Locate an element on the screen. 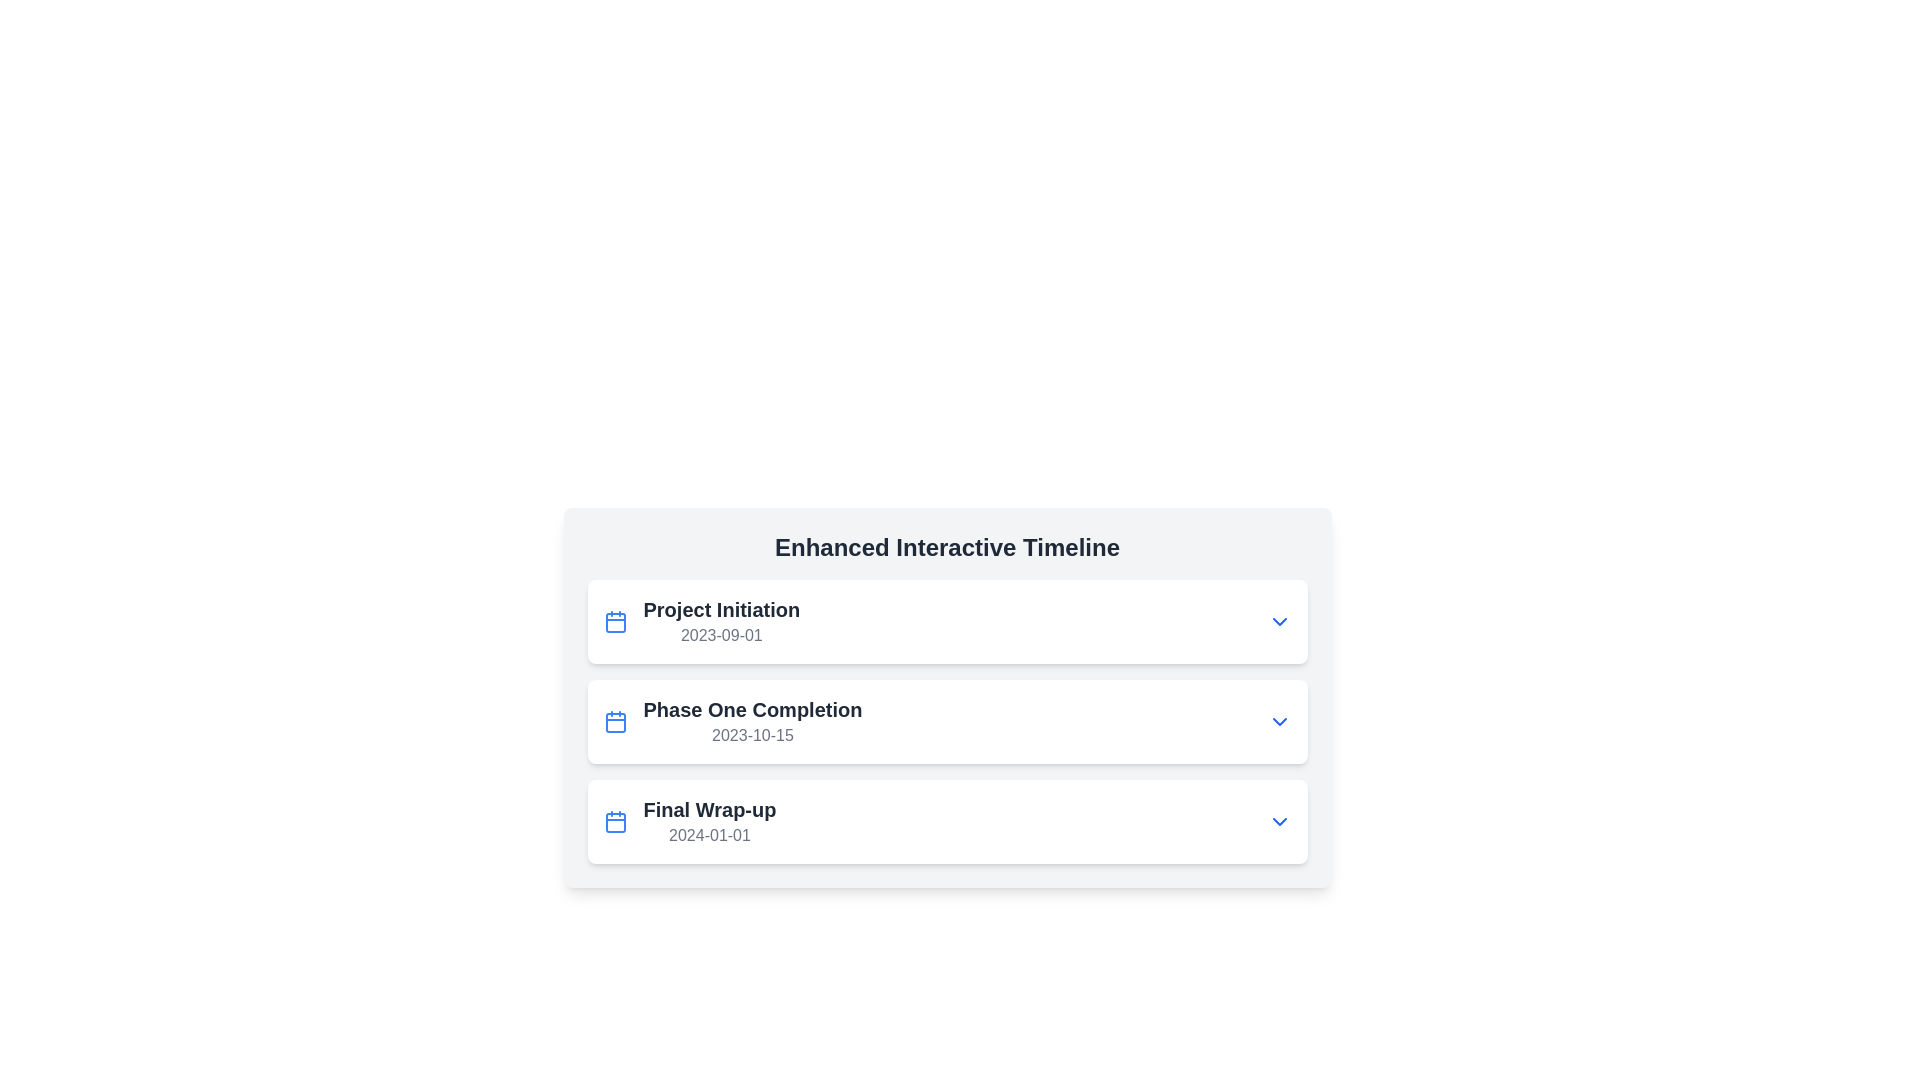  the second card in the 'Enhanced Interactive Timeline' that represents a specific phase, located between 'Project Initiation' and 'Final Wrap-up' is located at coordinates (946, 721).